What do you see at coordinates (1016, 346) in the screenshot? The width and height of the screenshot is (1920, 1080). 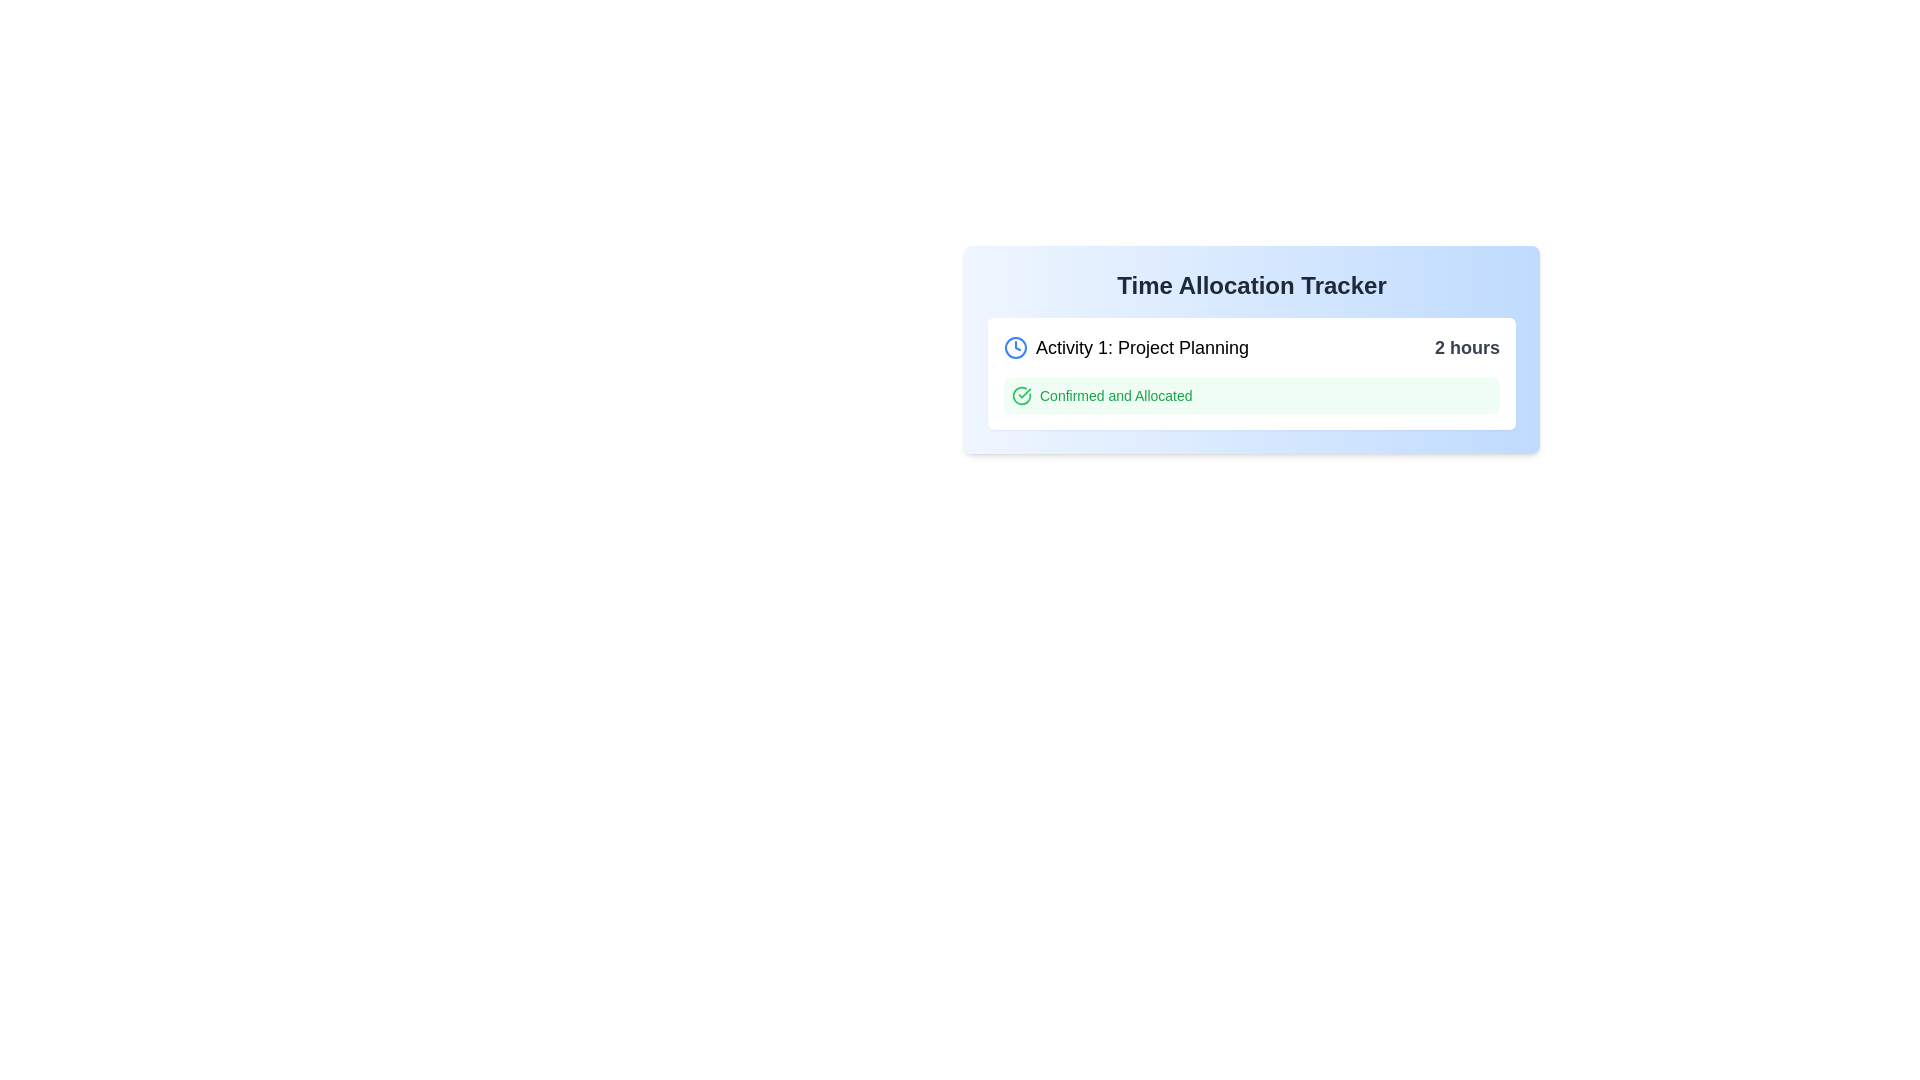 I see `the clock icon that symbolizes the scheduled time or duration, located to the immediate left of the text 'Activity 1: Project Planning'` at bounding box center [1016, 346].